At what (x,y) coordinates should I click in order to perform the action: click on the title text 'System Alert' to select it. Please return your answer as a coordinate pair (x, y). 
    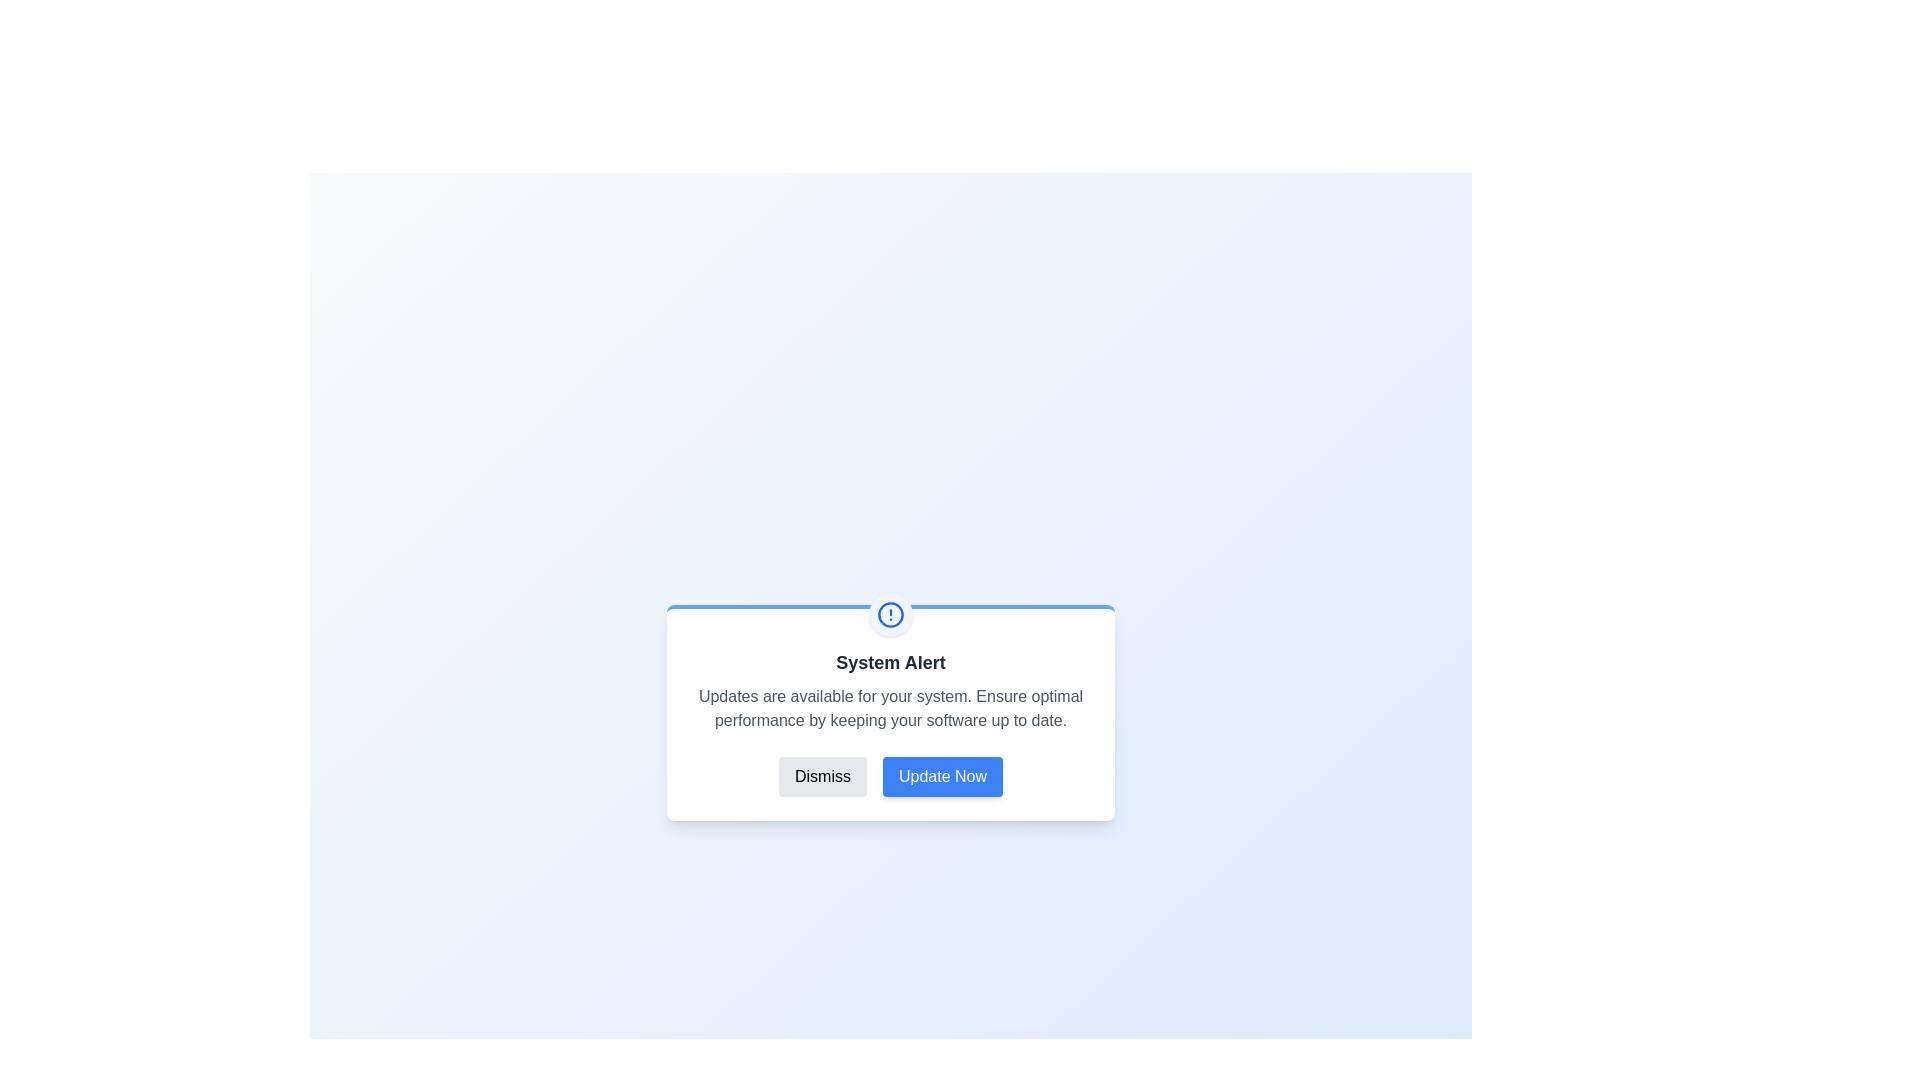
    Looking at the image, I should click on (890, 663).